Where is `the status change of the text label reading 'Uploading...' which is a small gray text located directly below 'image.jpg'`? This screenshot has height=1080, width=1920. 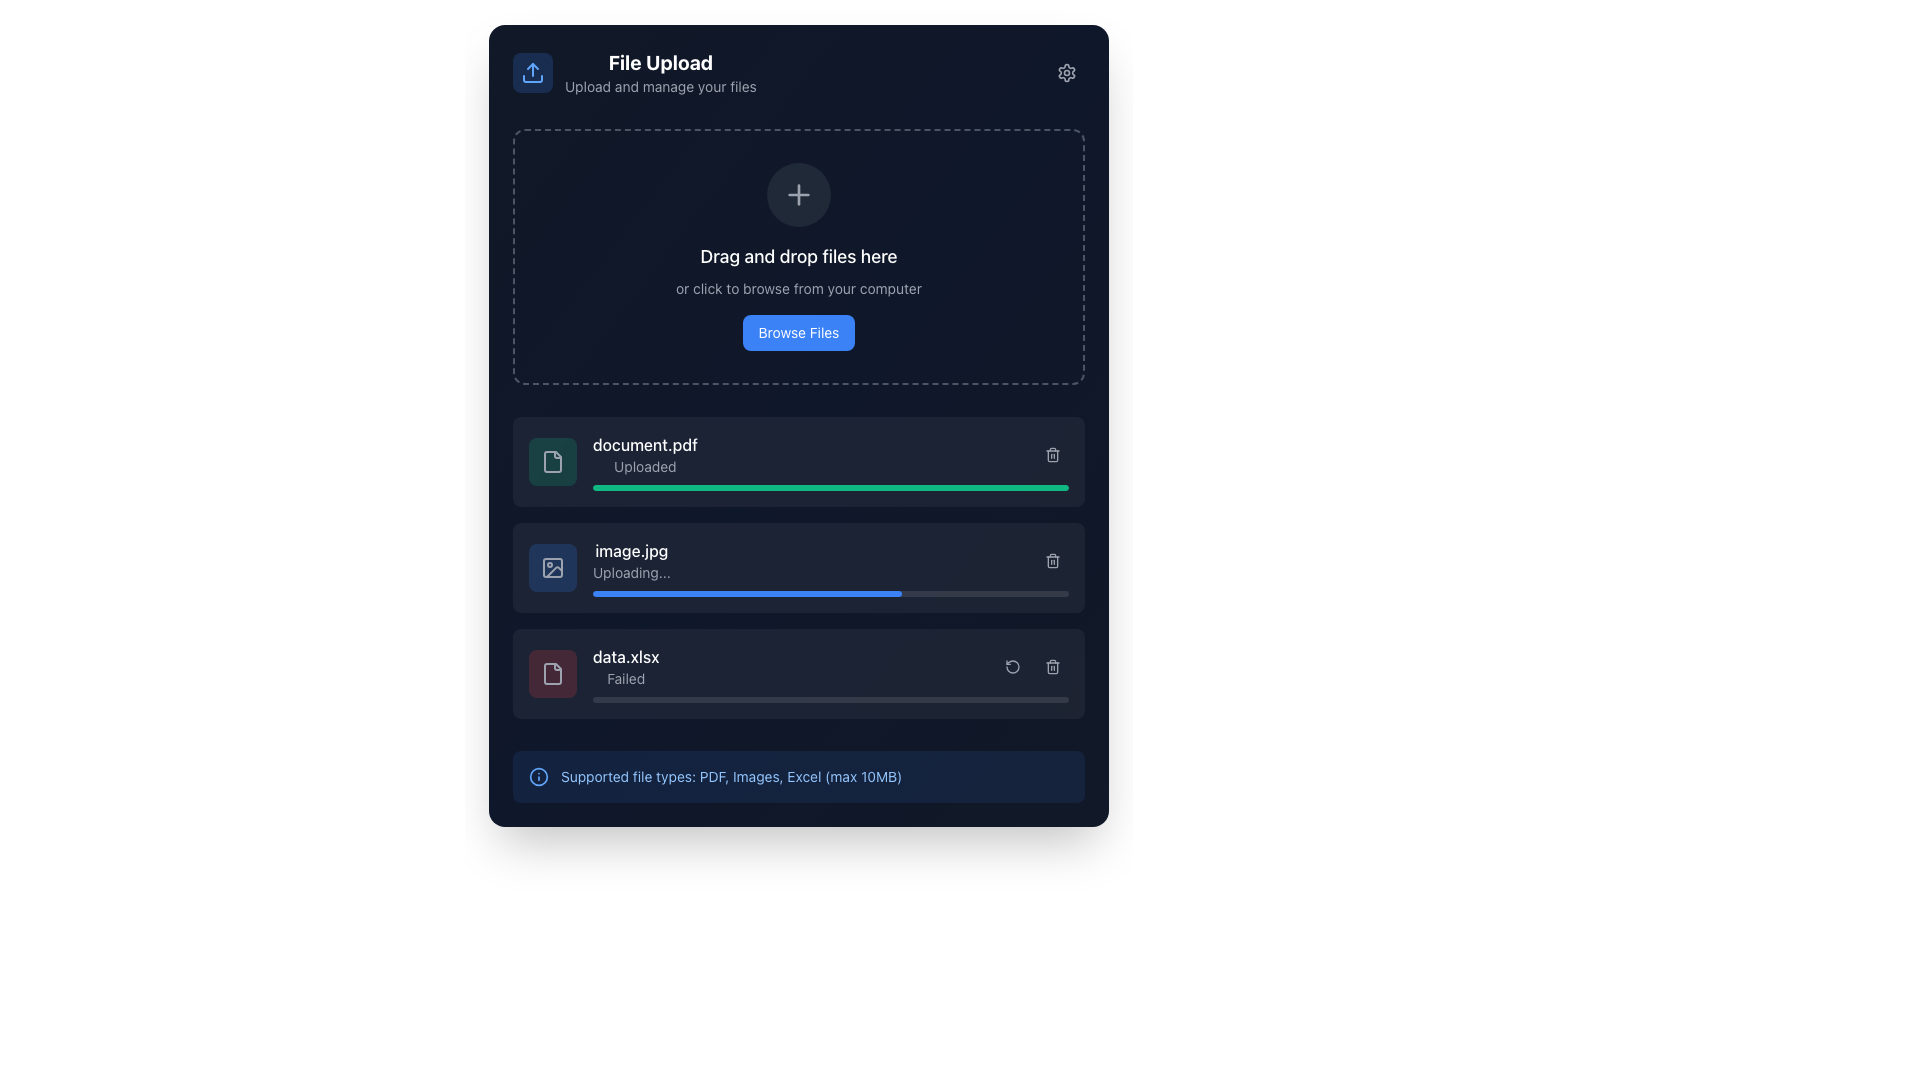
the status change of the text label reading 'Uploading...' which is a small gray text located directly below 'image.jpg' is located at coordinates (630, 573).